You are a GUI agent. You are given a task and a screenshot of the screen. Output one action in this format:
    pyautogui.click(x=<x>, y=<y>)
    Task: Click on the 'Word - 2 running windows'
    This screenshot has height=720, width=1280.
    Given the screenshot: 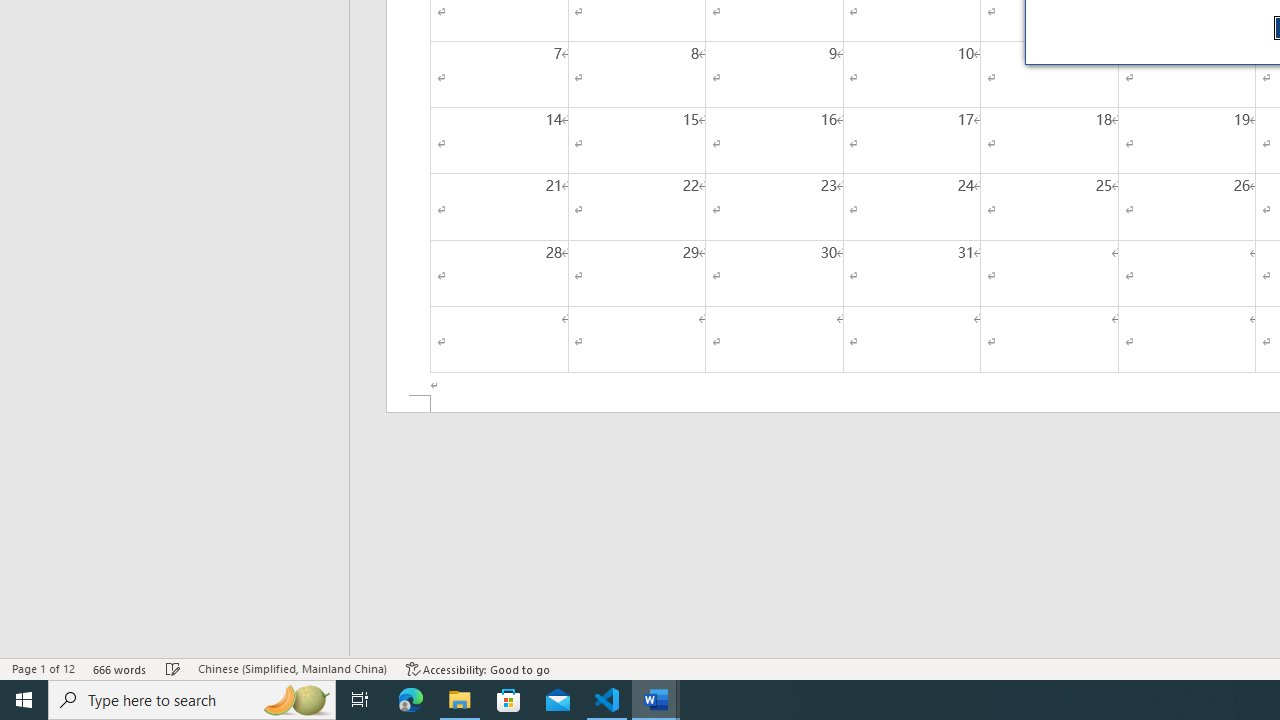 What is the action you would take?
    pyautogui.click(x=656, y=698)
    